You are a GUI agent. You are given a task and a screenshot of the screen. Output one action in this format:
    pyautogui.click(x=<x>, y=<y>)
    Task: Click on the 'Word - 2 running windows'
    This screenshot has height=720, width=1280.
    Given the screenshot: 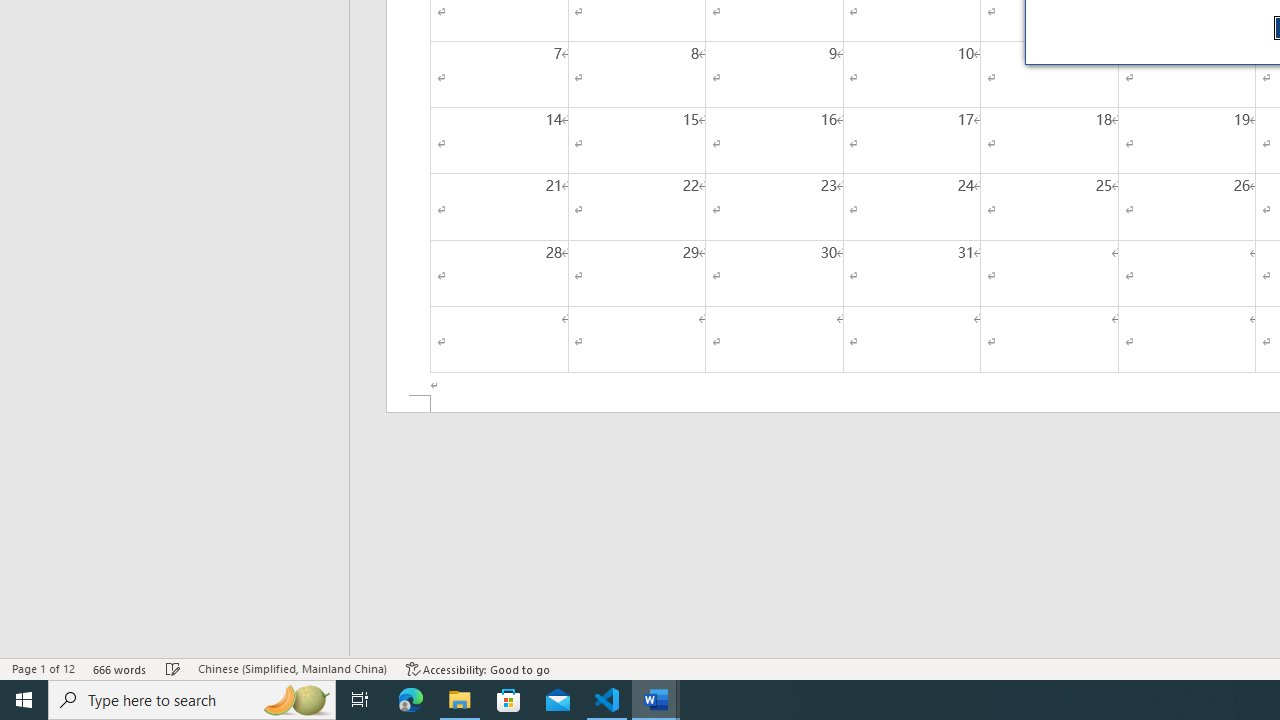 What is the action you would take?
    pyautogui.click(x=656, y=698)
    